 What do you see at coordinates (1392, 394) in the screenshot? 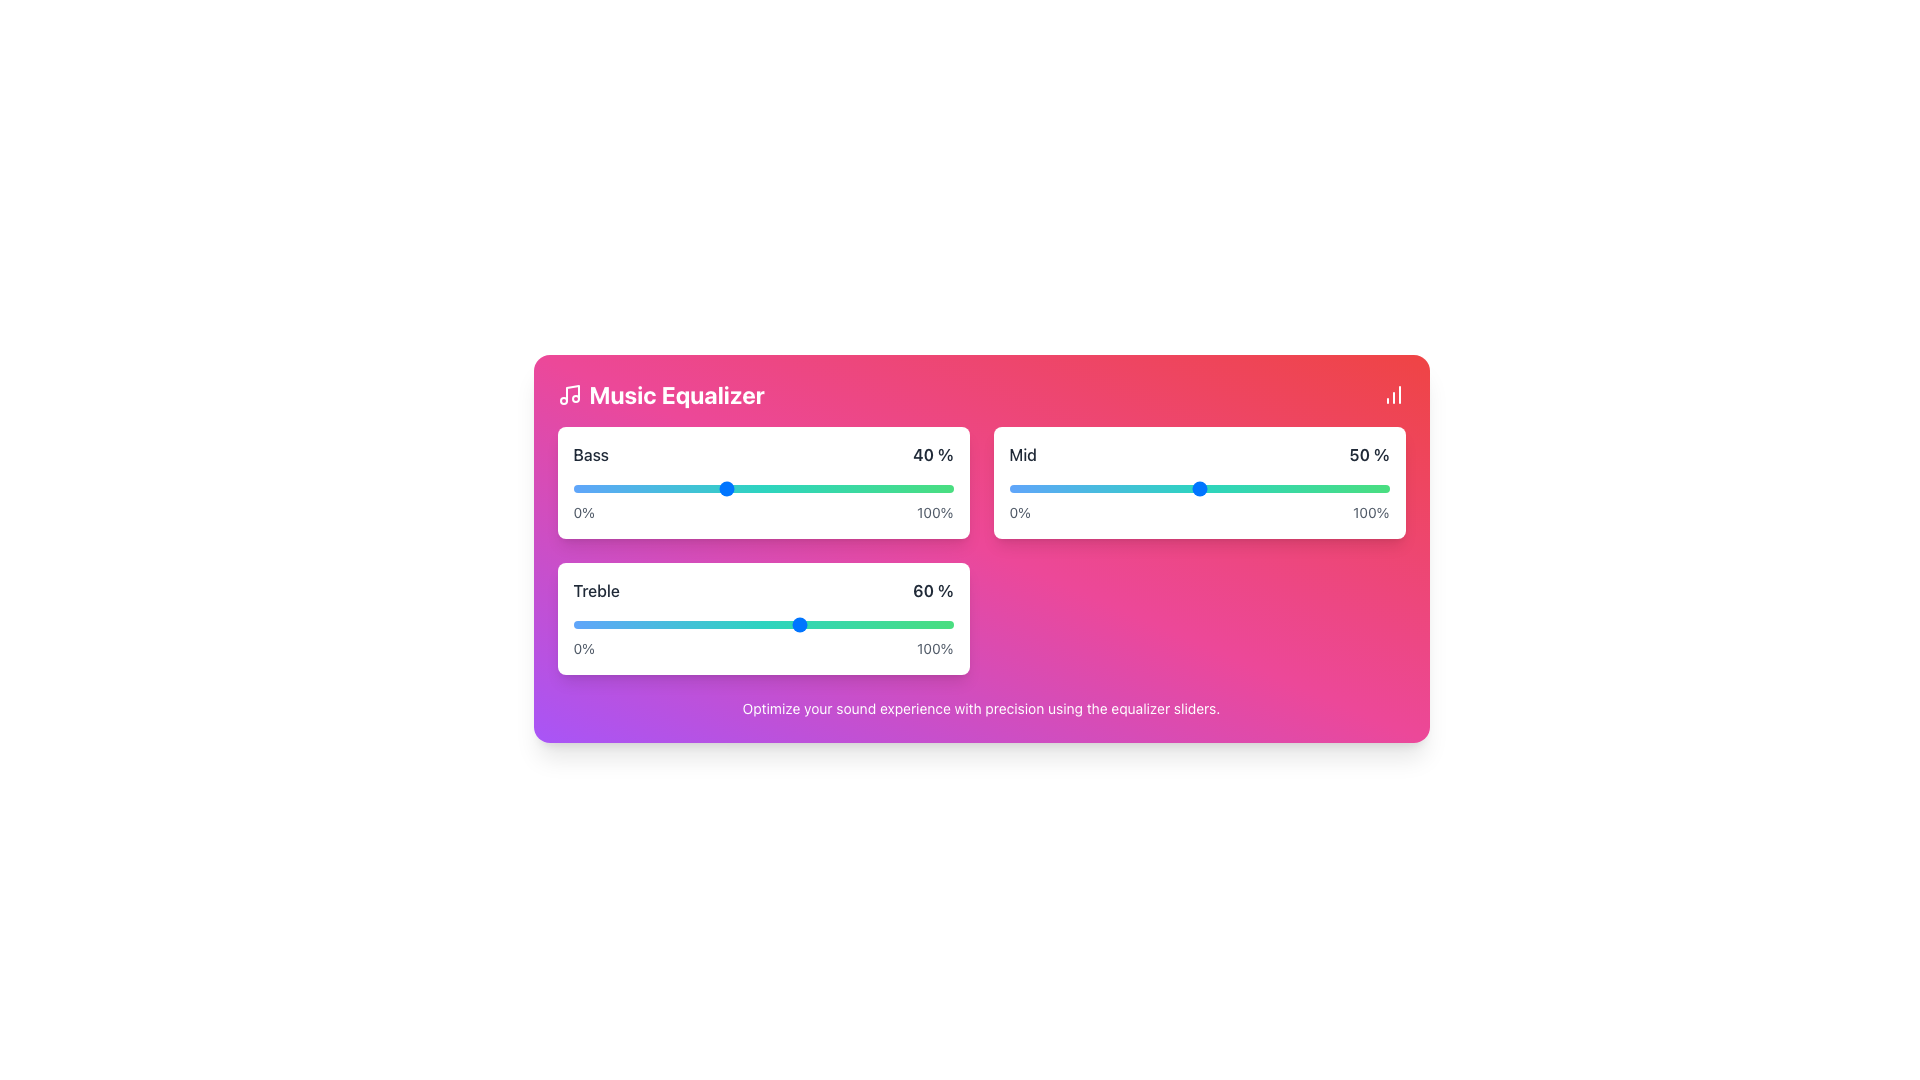
I see `the analytics icon located inside the prominent red circular button at the top right corner of the visual interface` at bounding box center [1392, 394].